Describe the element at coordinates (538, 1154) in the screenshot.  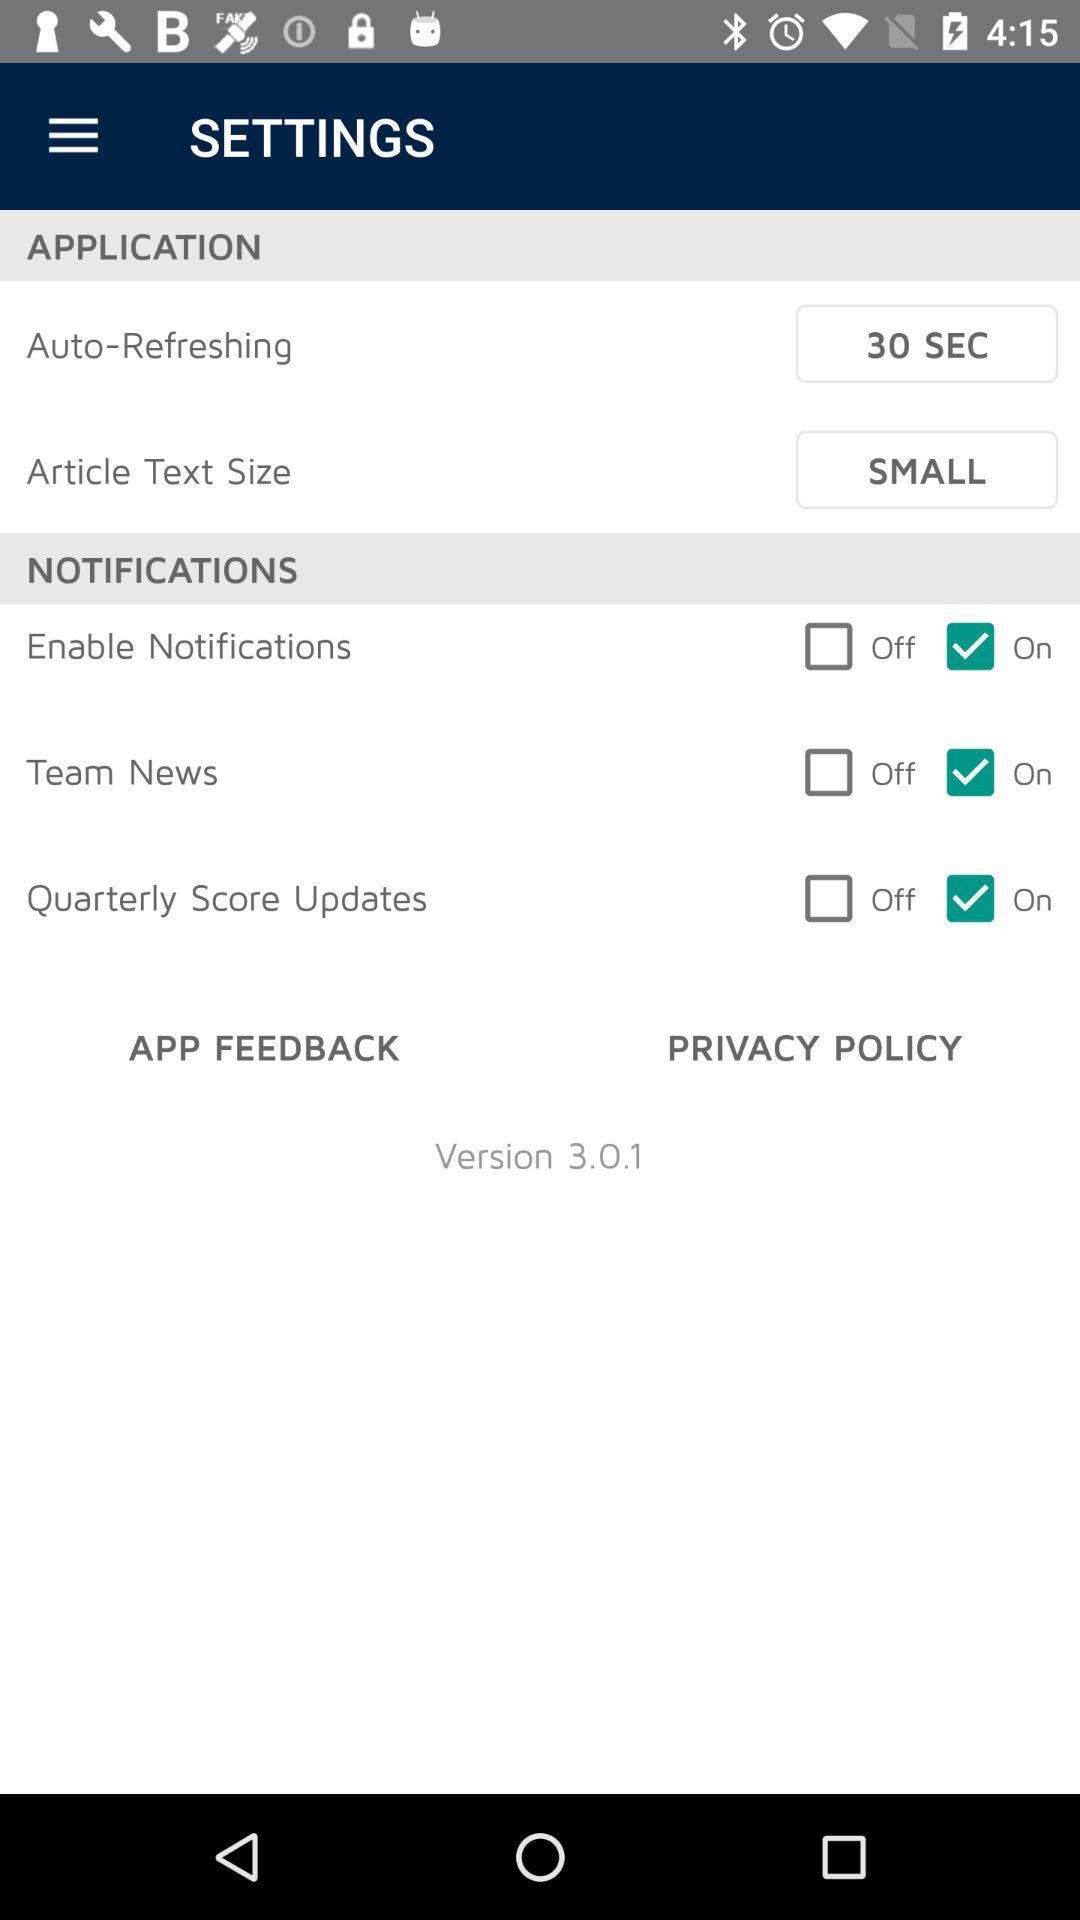
I see `icon below app feedback item` at that location.